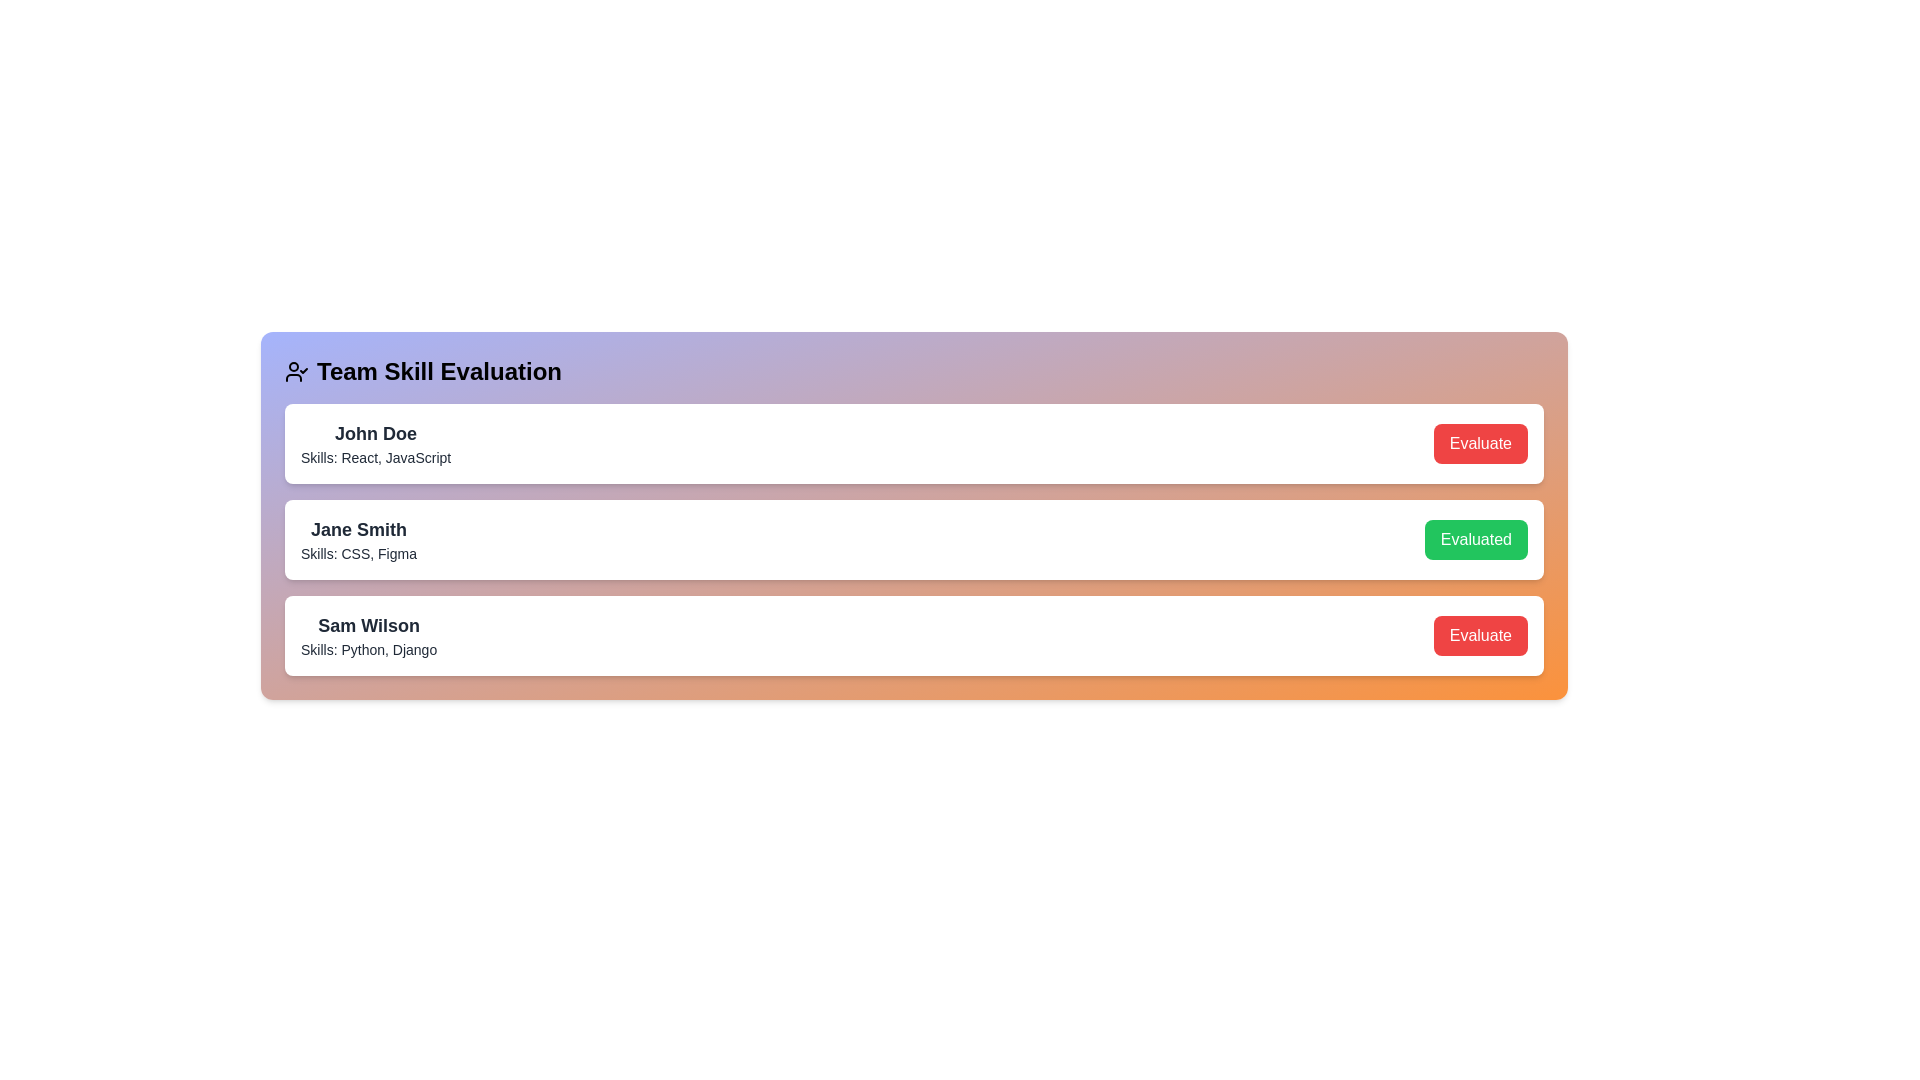 This screenshot has width=1920, height=1080. I want to click on the text block displaying the name and skills of the team member, so click(376, 442).